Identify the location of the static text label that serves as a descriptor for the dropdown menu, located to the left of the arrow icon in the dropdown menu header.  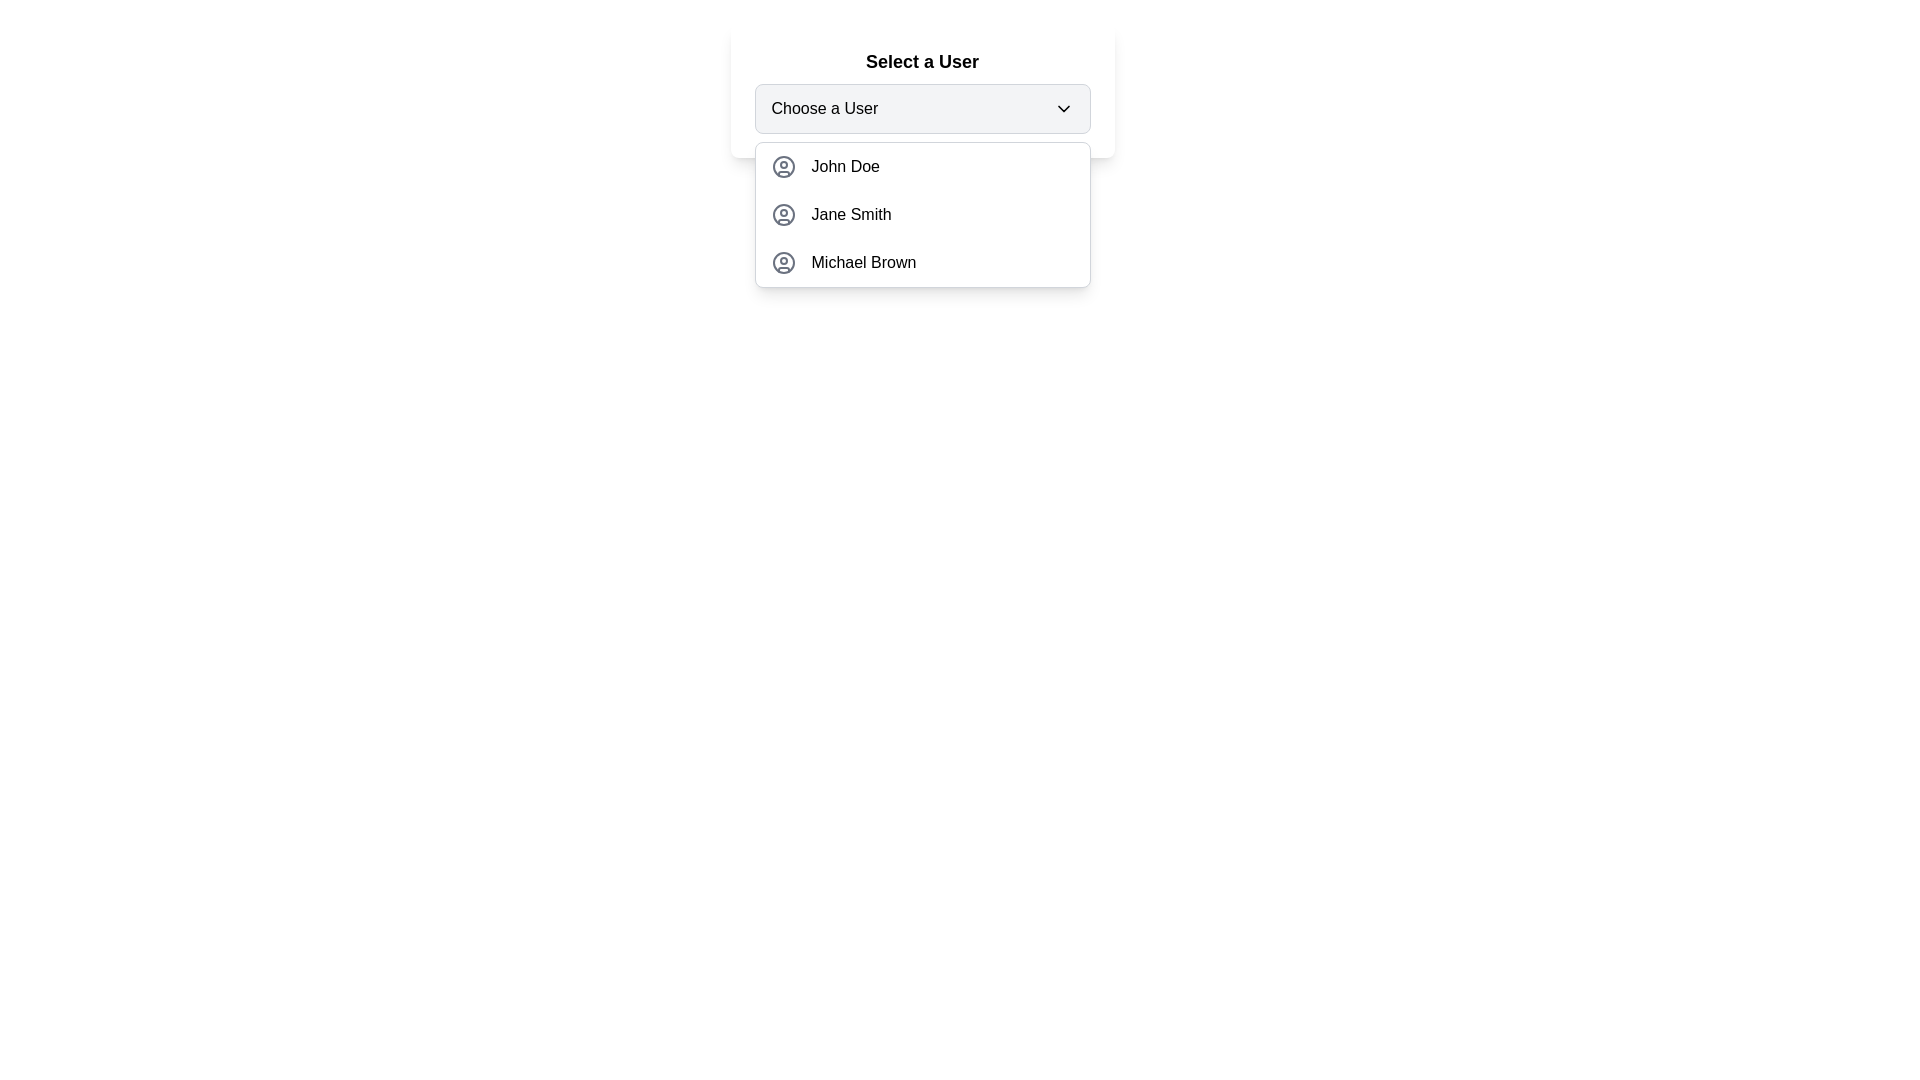
(824, 108).